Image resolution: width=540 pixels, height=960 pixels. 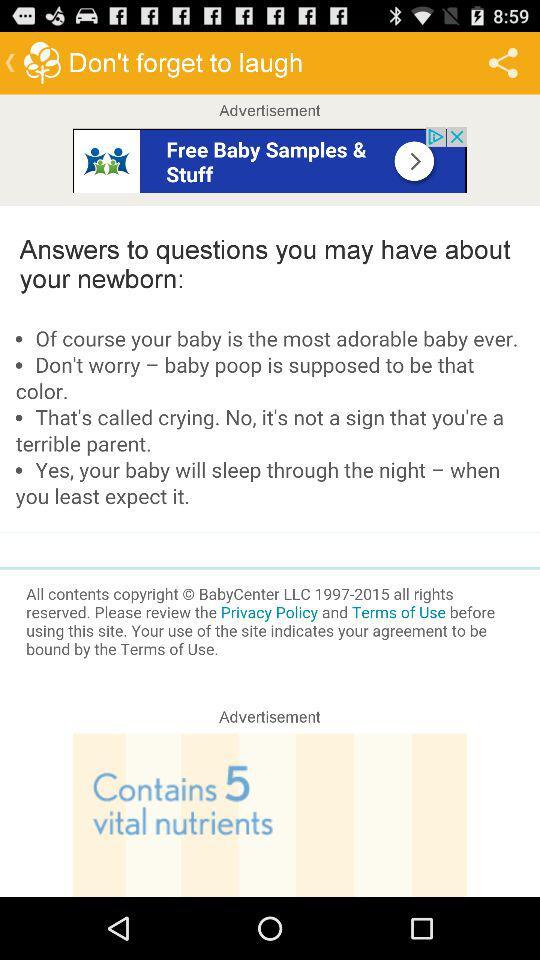 I want to click on advertisements image, so click(x=270, y=158).